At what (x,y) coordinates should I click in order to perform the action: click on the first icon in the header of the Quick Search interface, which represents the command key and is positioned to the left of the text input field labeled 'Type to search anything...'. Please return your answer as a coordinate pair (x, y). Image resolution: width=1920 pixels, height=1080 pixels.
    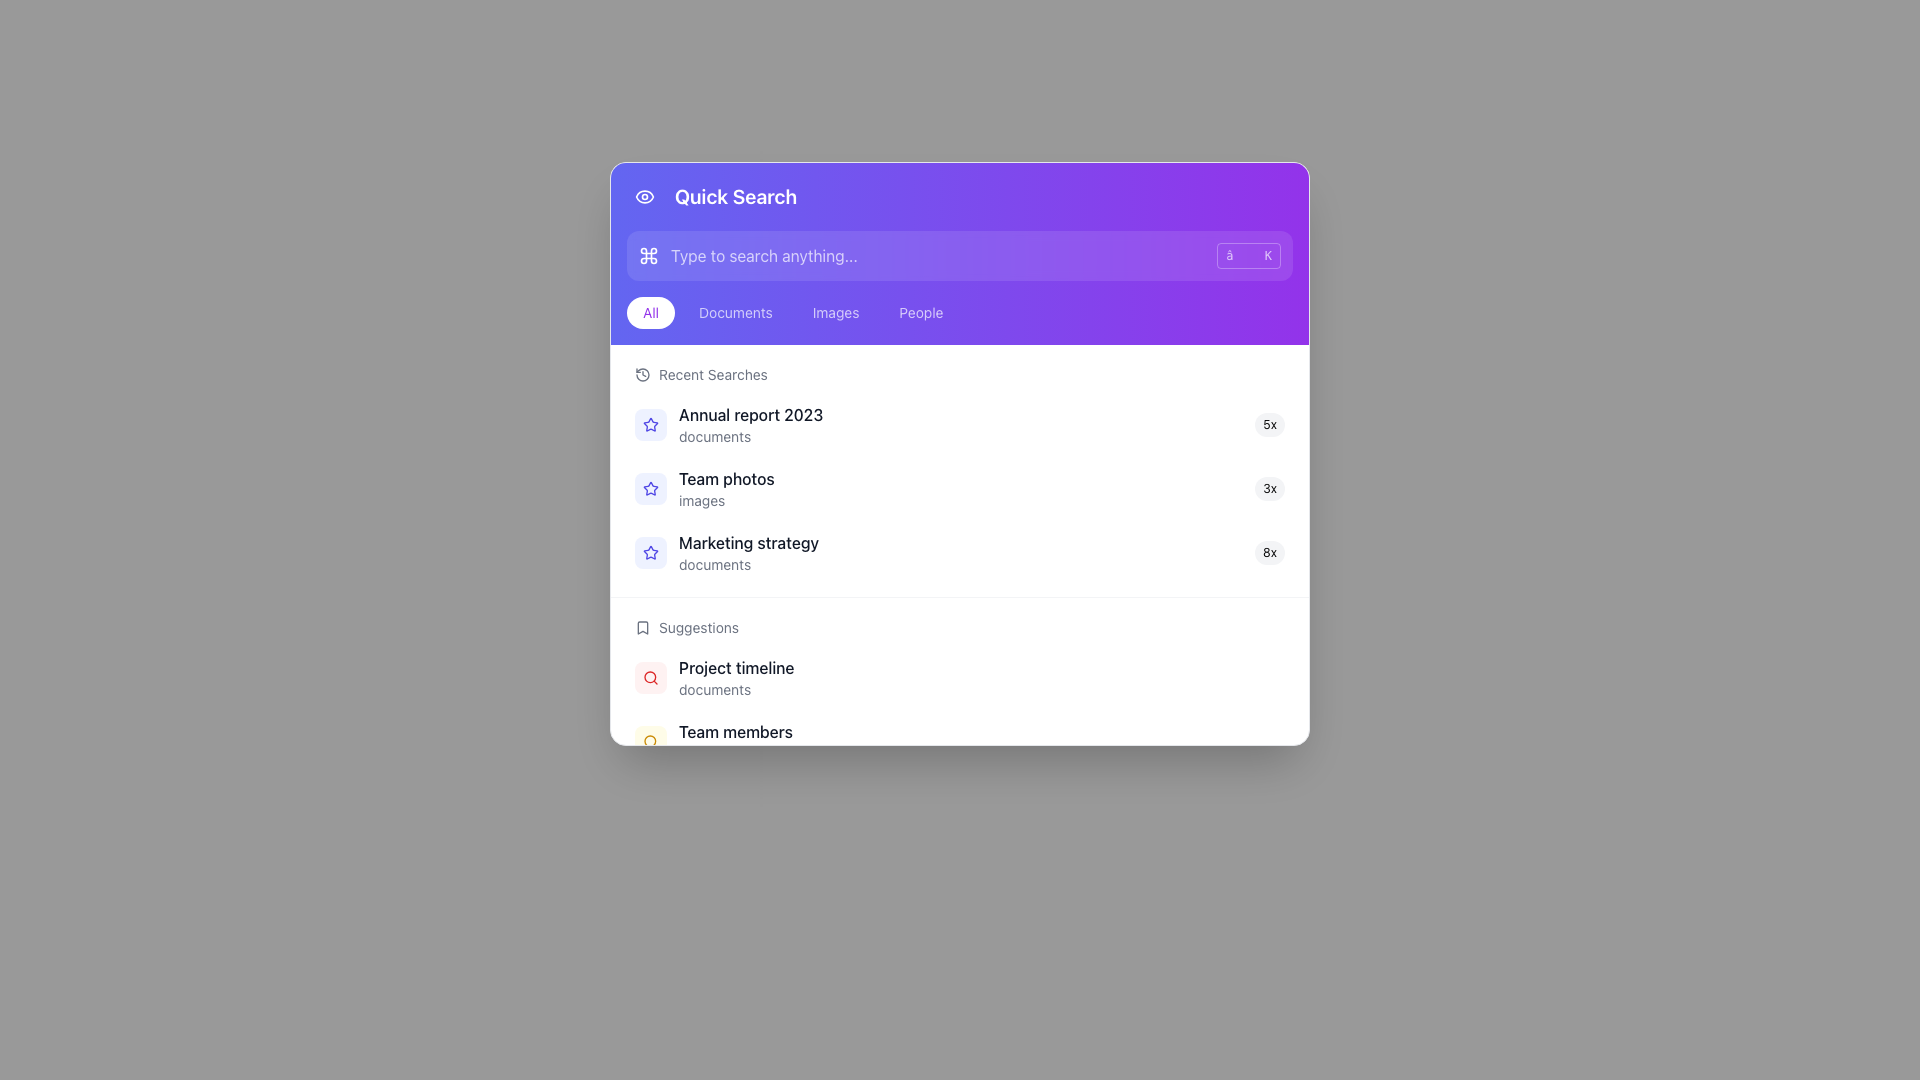
    Looking at the image, I should click on (648, 254).